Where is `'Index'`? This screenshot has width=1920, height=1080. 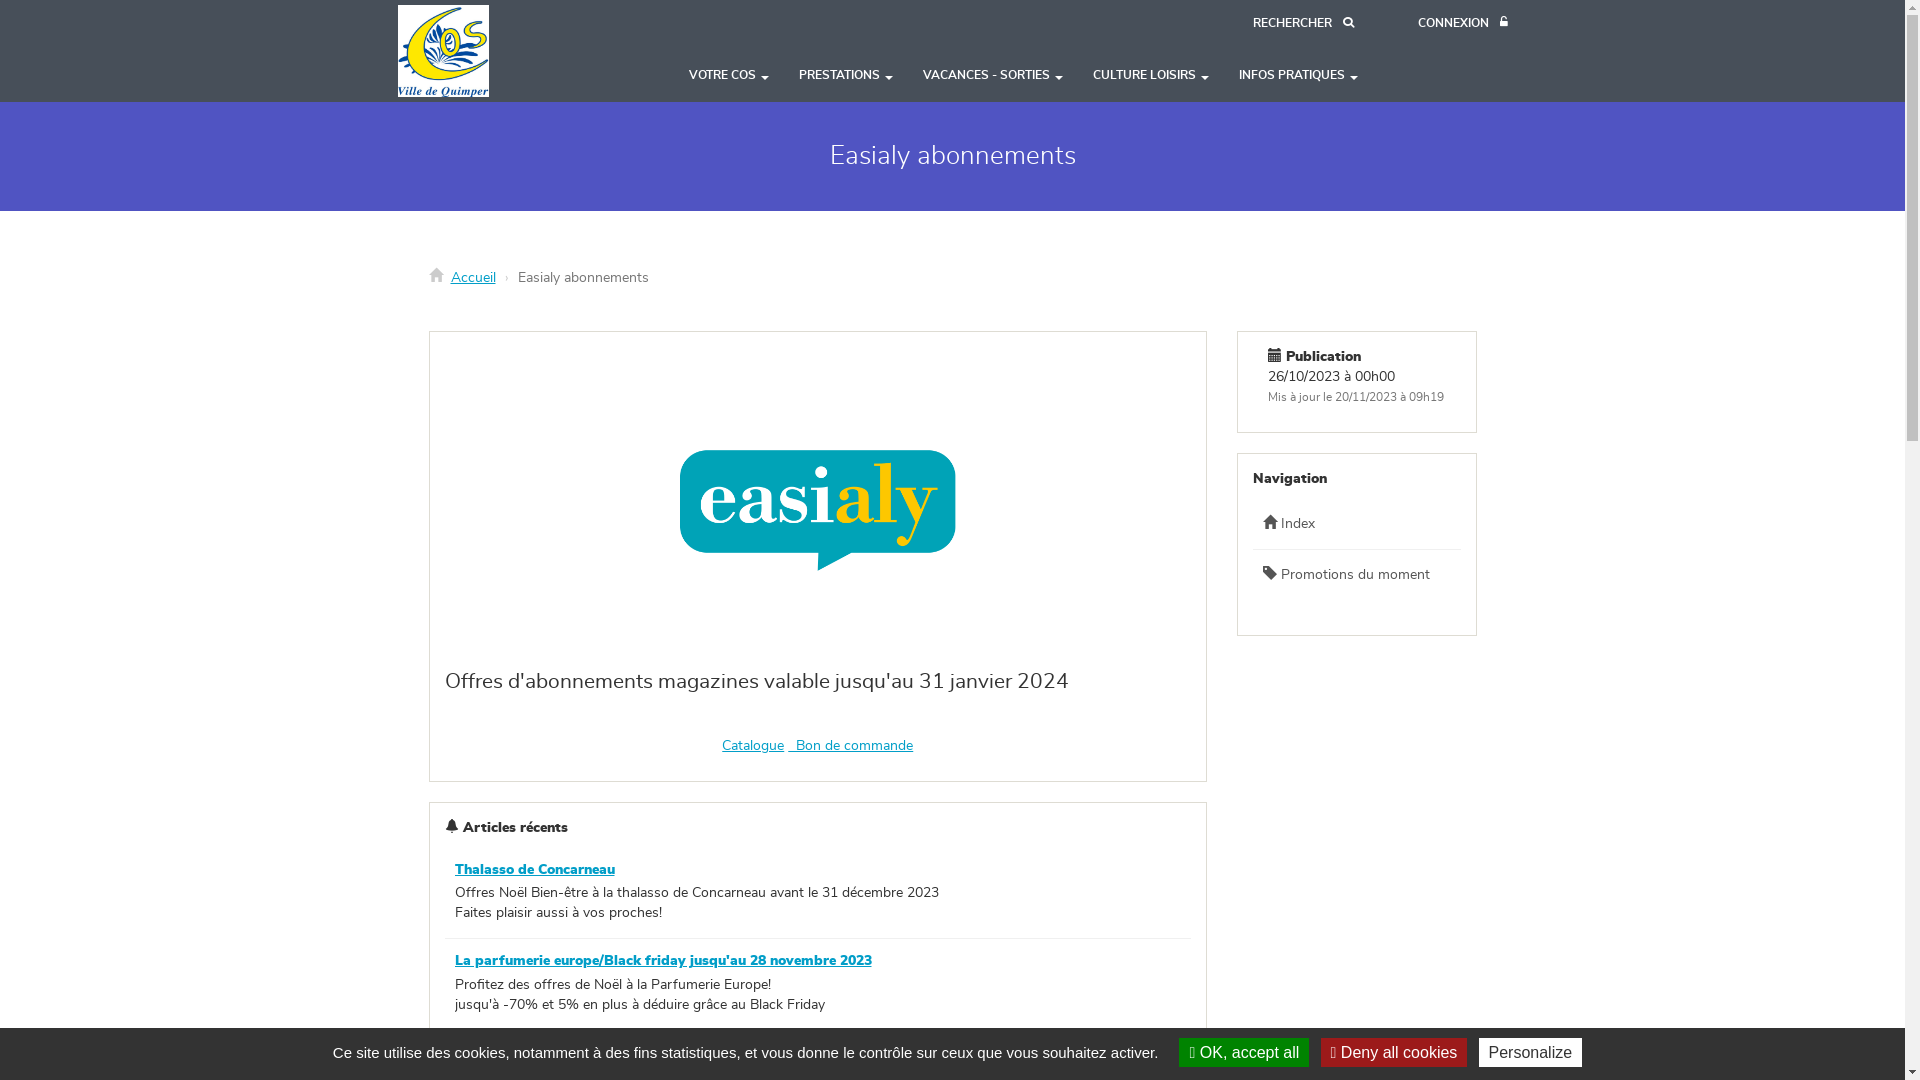 'Index' is located at coordinates (1357, 523).